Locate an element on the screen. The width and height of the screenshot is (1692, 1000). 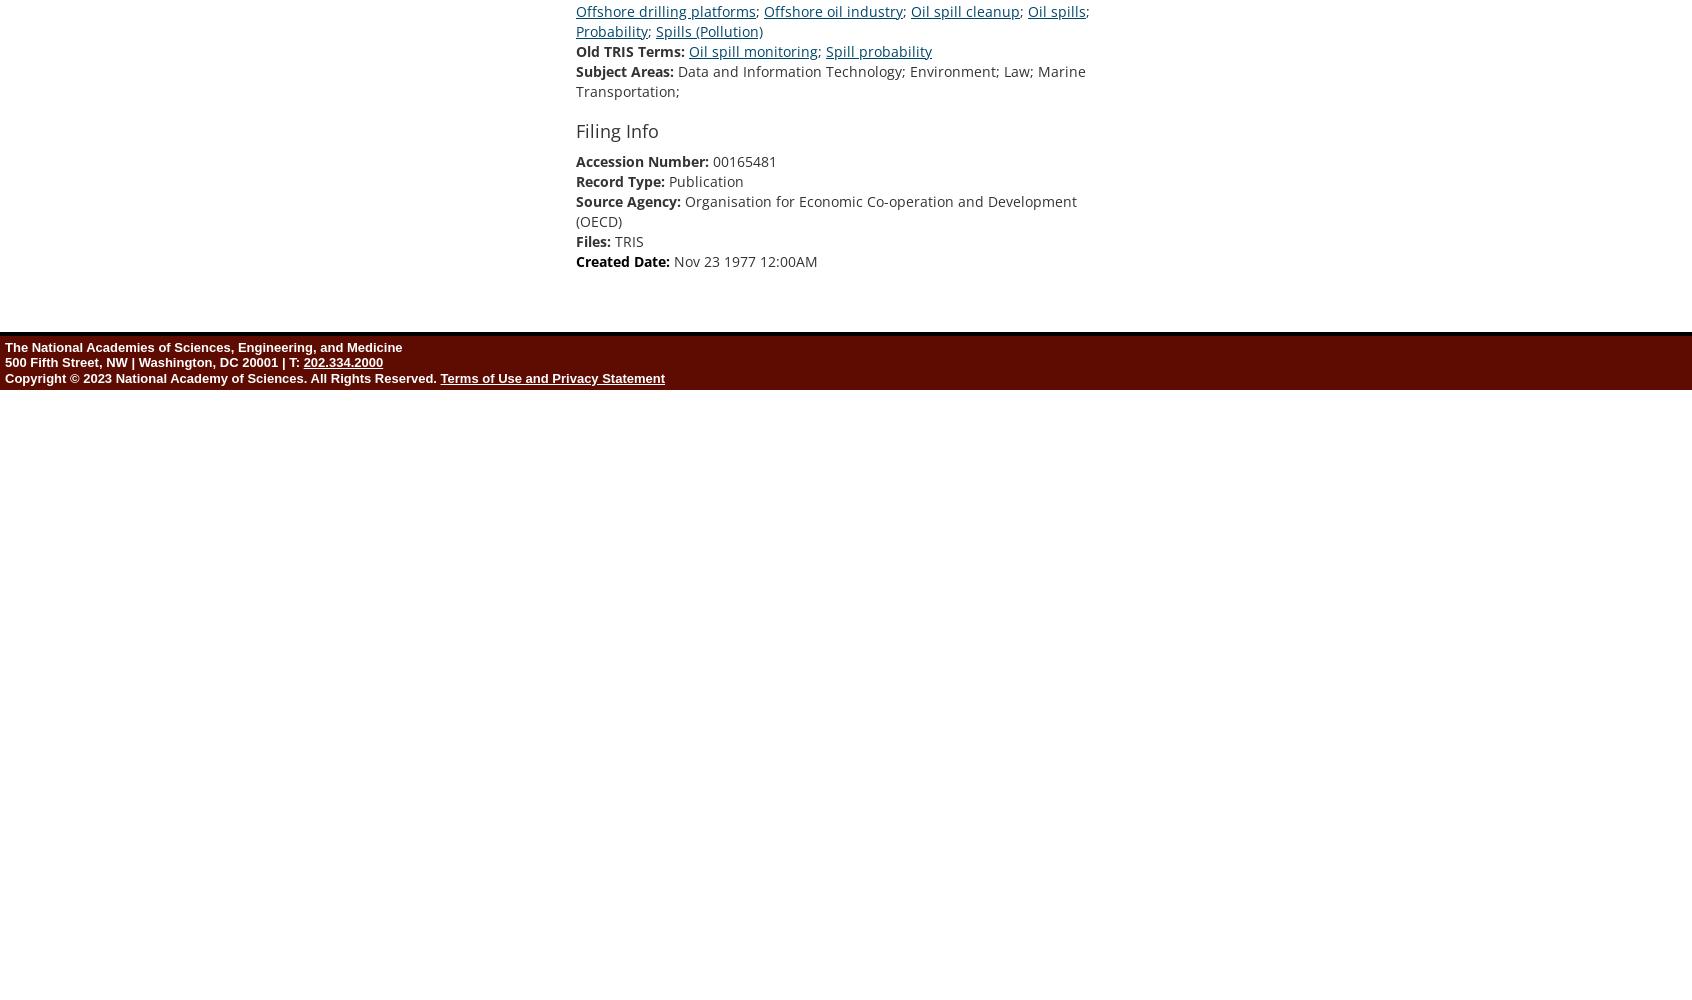
'500 Fifth Street, NW | Washington, DC 20001 | Τ:' is located at coordinates (152, 360).